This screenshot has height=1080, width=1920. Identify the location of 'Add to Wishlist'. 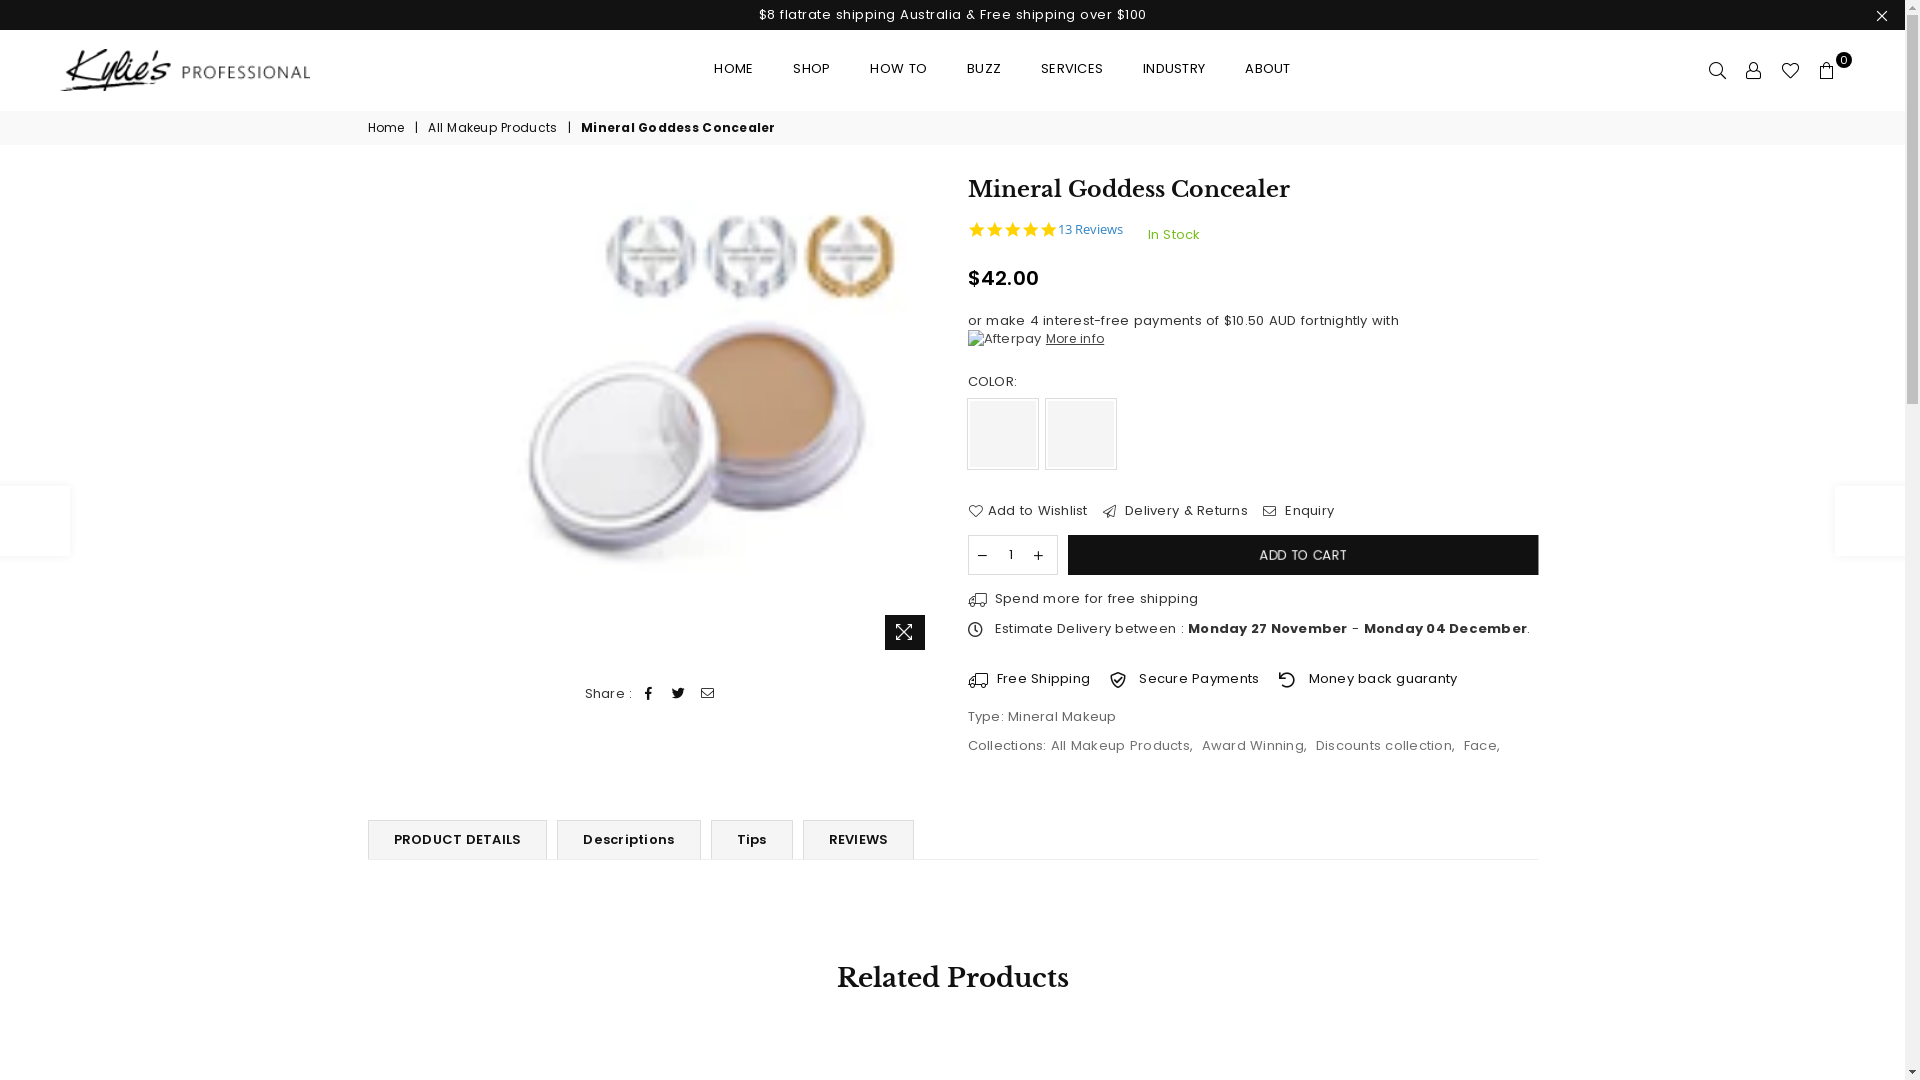
(1027, 509).